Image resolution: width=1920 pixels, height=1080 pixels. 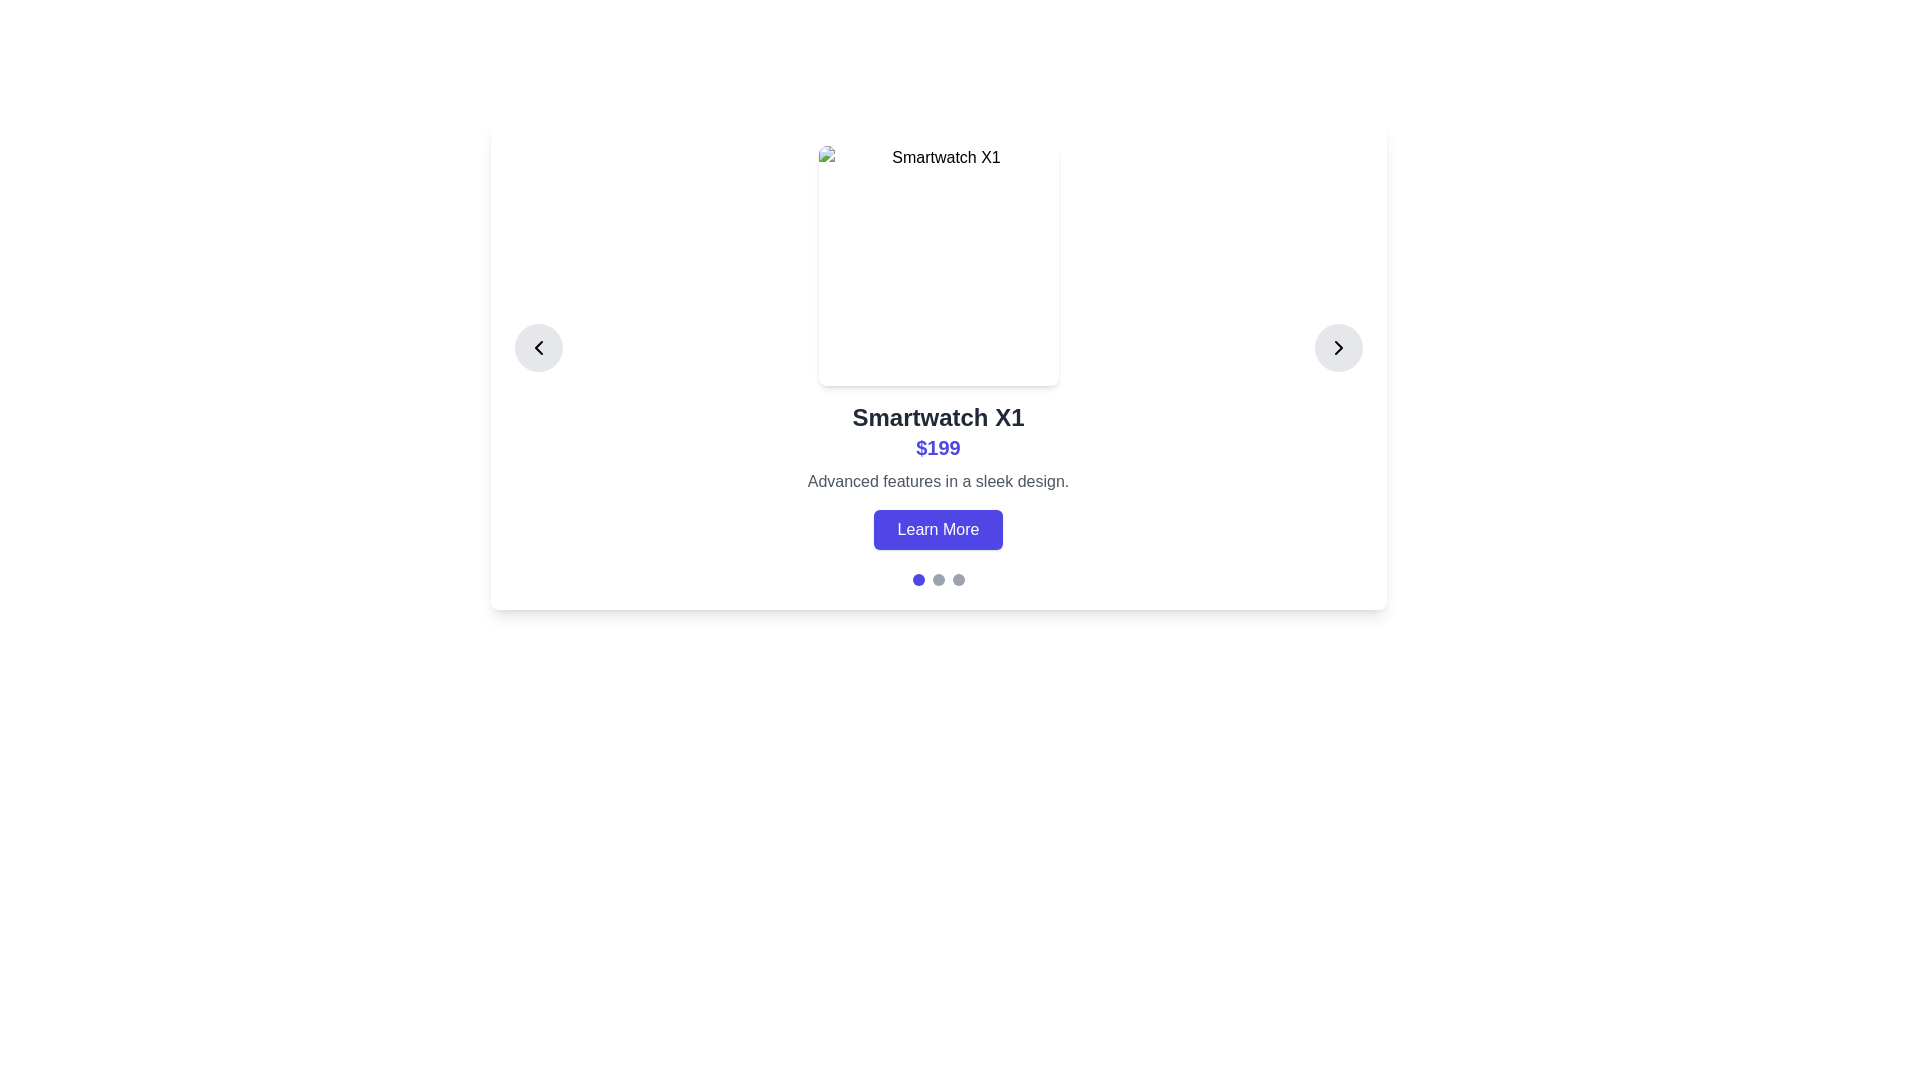 I want to click on the first circular Indicator dot located beneath the 'Learn More' text, so click(x=917, y=579).